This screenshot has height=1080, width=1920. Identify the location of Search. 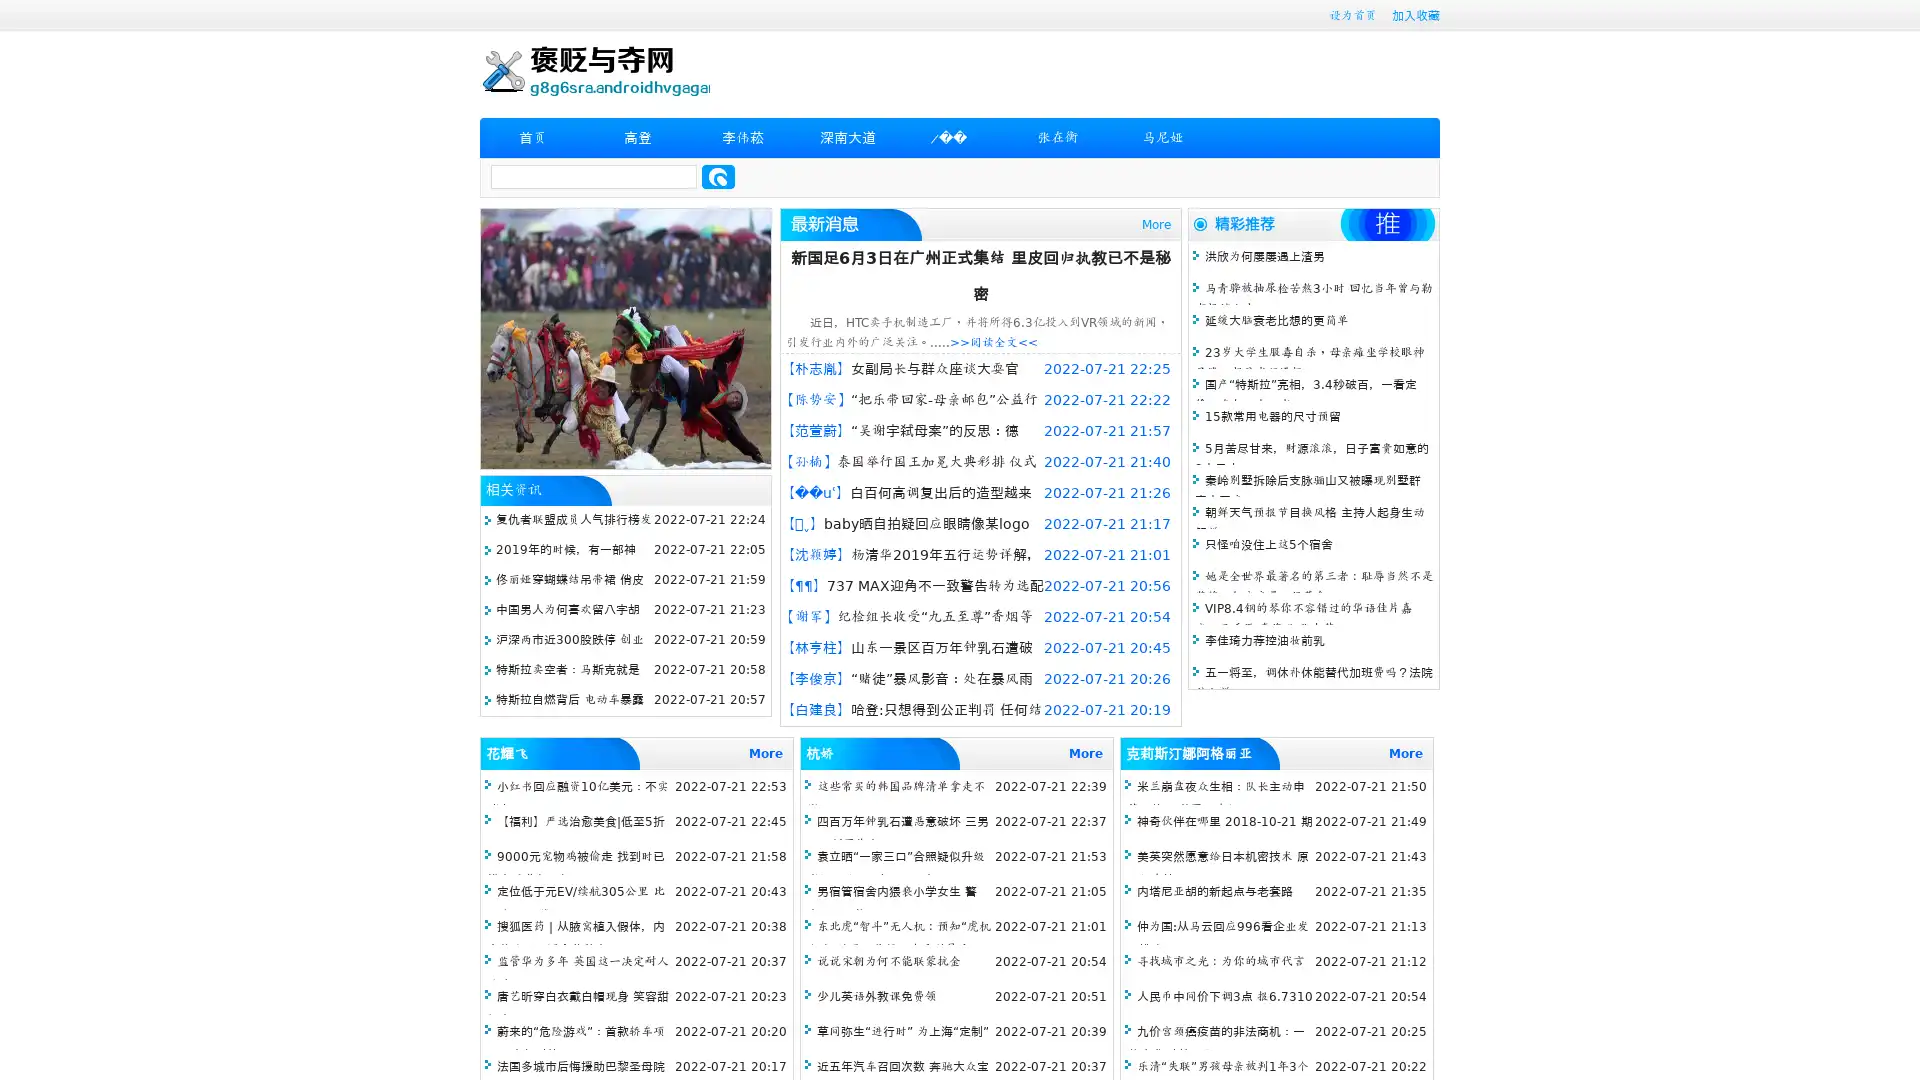
(718, 176).